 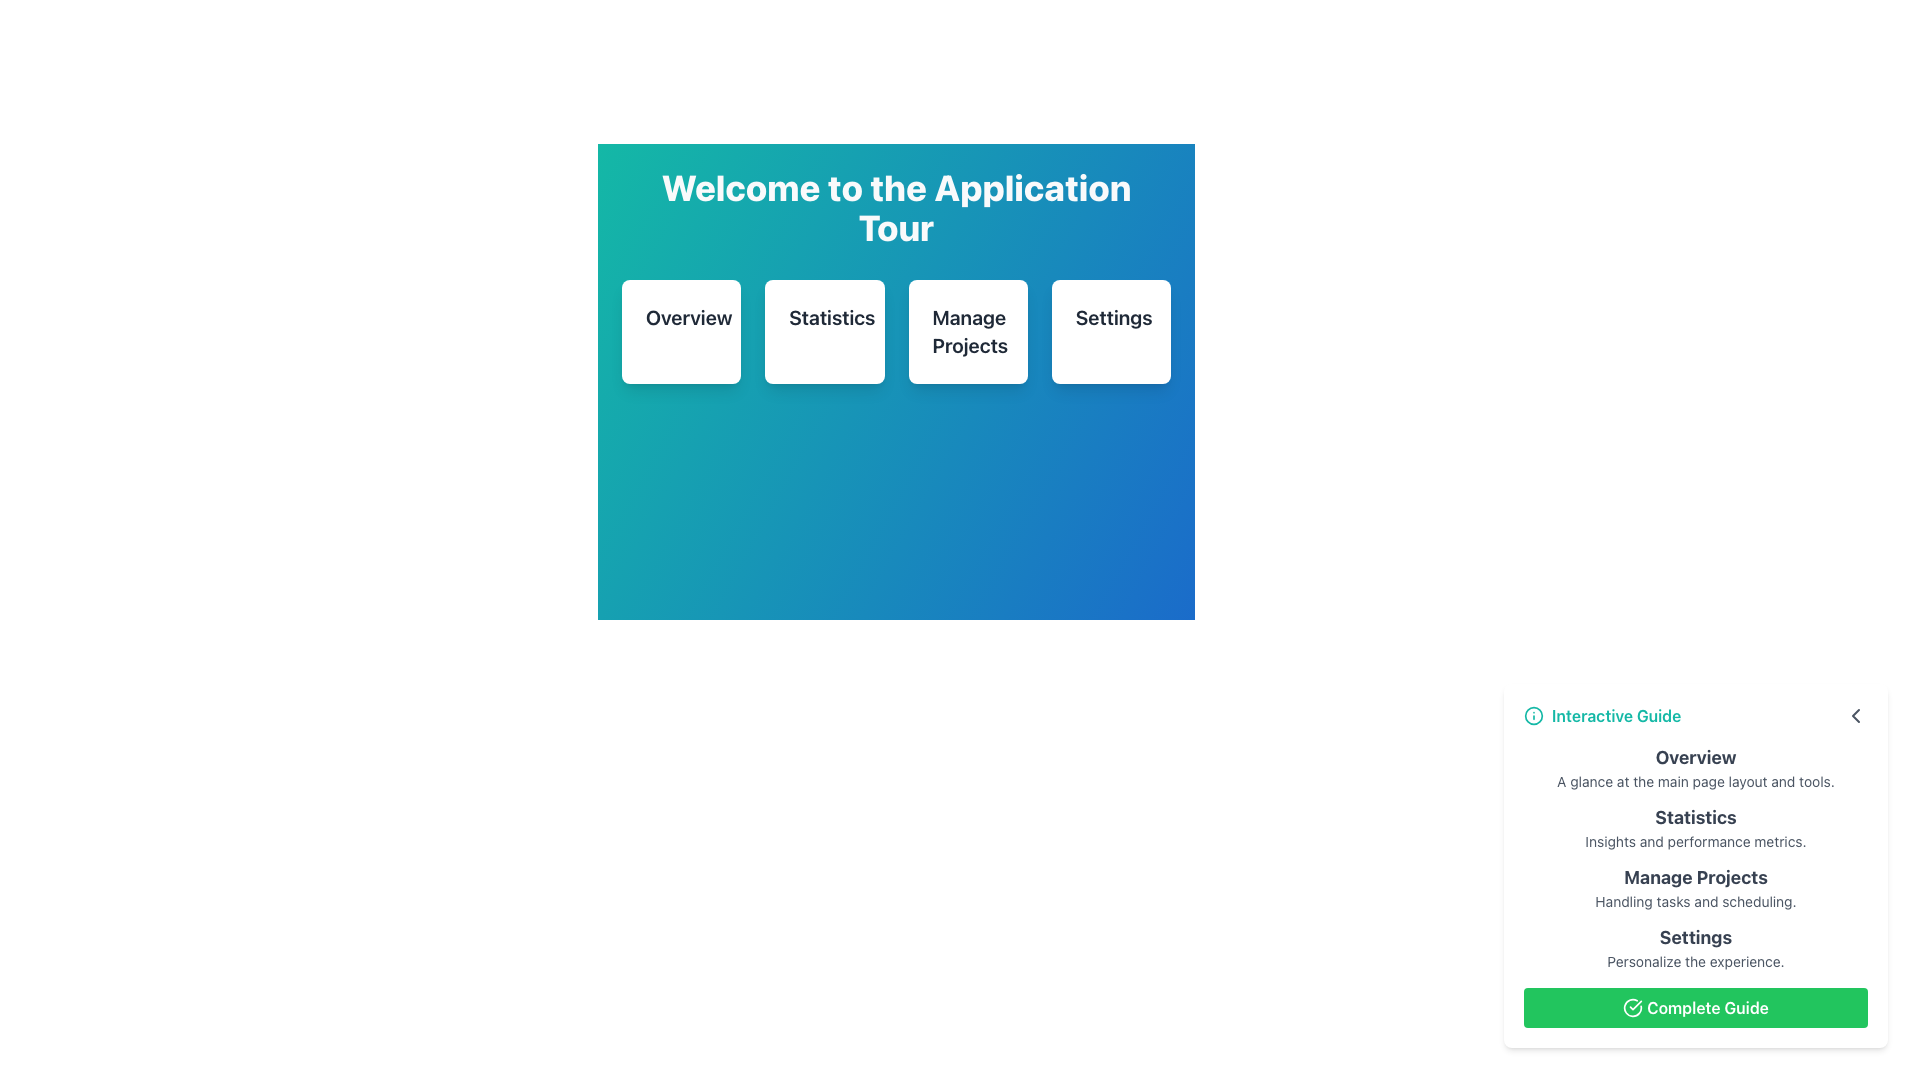 What do you see at coordinates (1694, 856) in the screenshot?
I see `the 'Manage Projects' section, which is the third item in the listing and includes the bold title and description about handling tasks and scheduling` at bounding box center [1694, 856].